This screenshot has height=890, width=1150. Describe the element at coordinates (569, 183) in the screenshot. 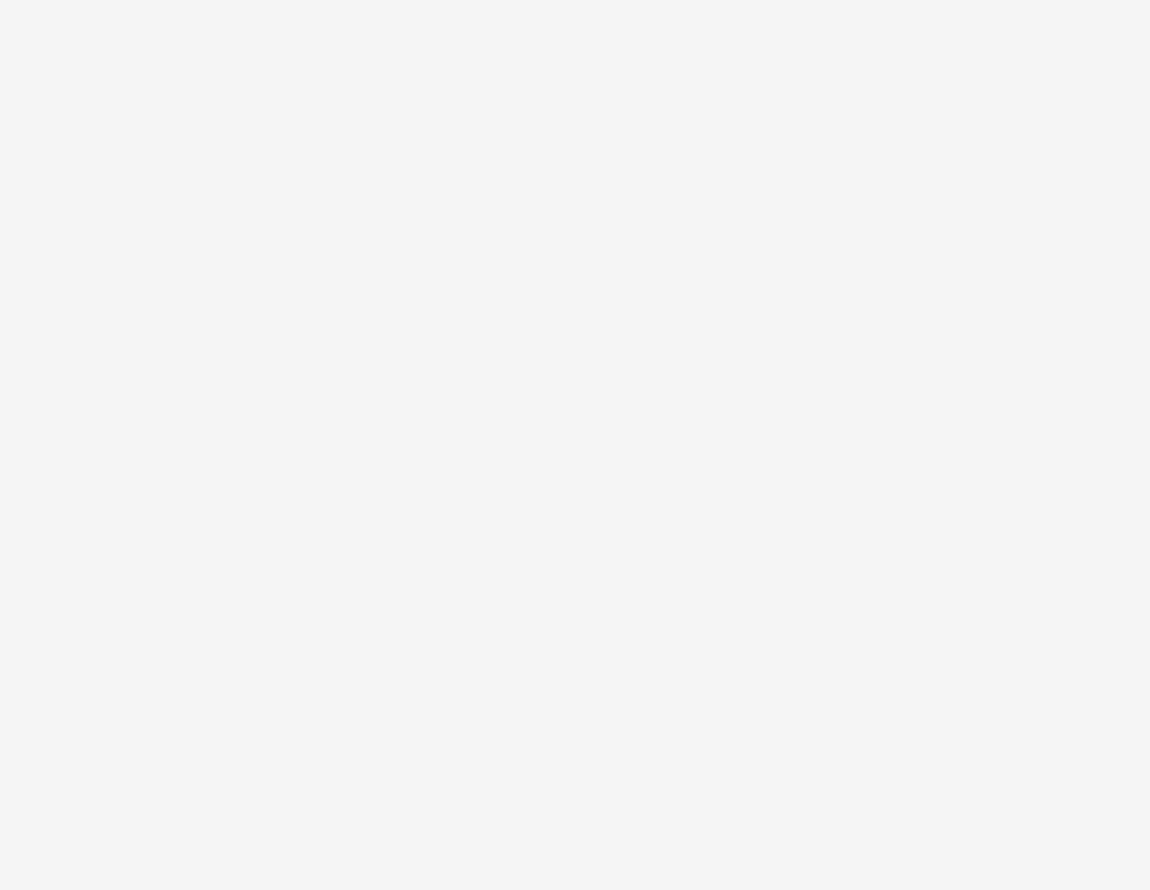

I see `'). These factors should be considered carefully, and readers should not place undue reliance on BlackBerry's forward-looking statements. BlackBerry has no intention and undertakes no obligation to update or revise any forward-looking statements, whether as a result of new information, future events or otherwise, except as required by law.'` at that location.